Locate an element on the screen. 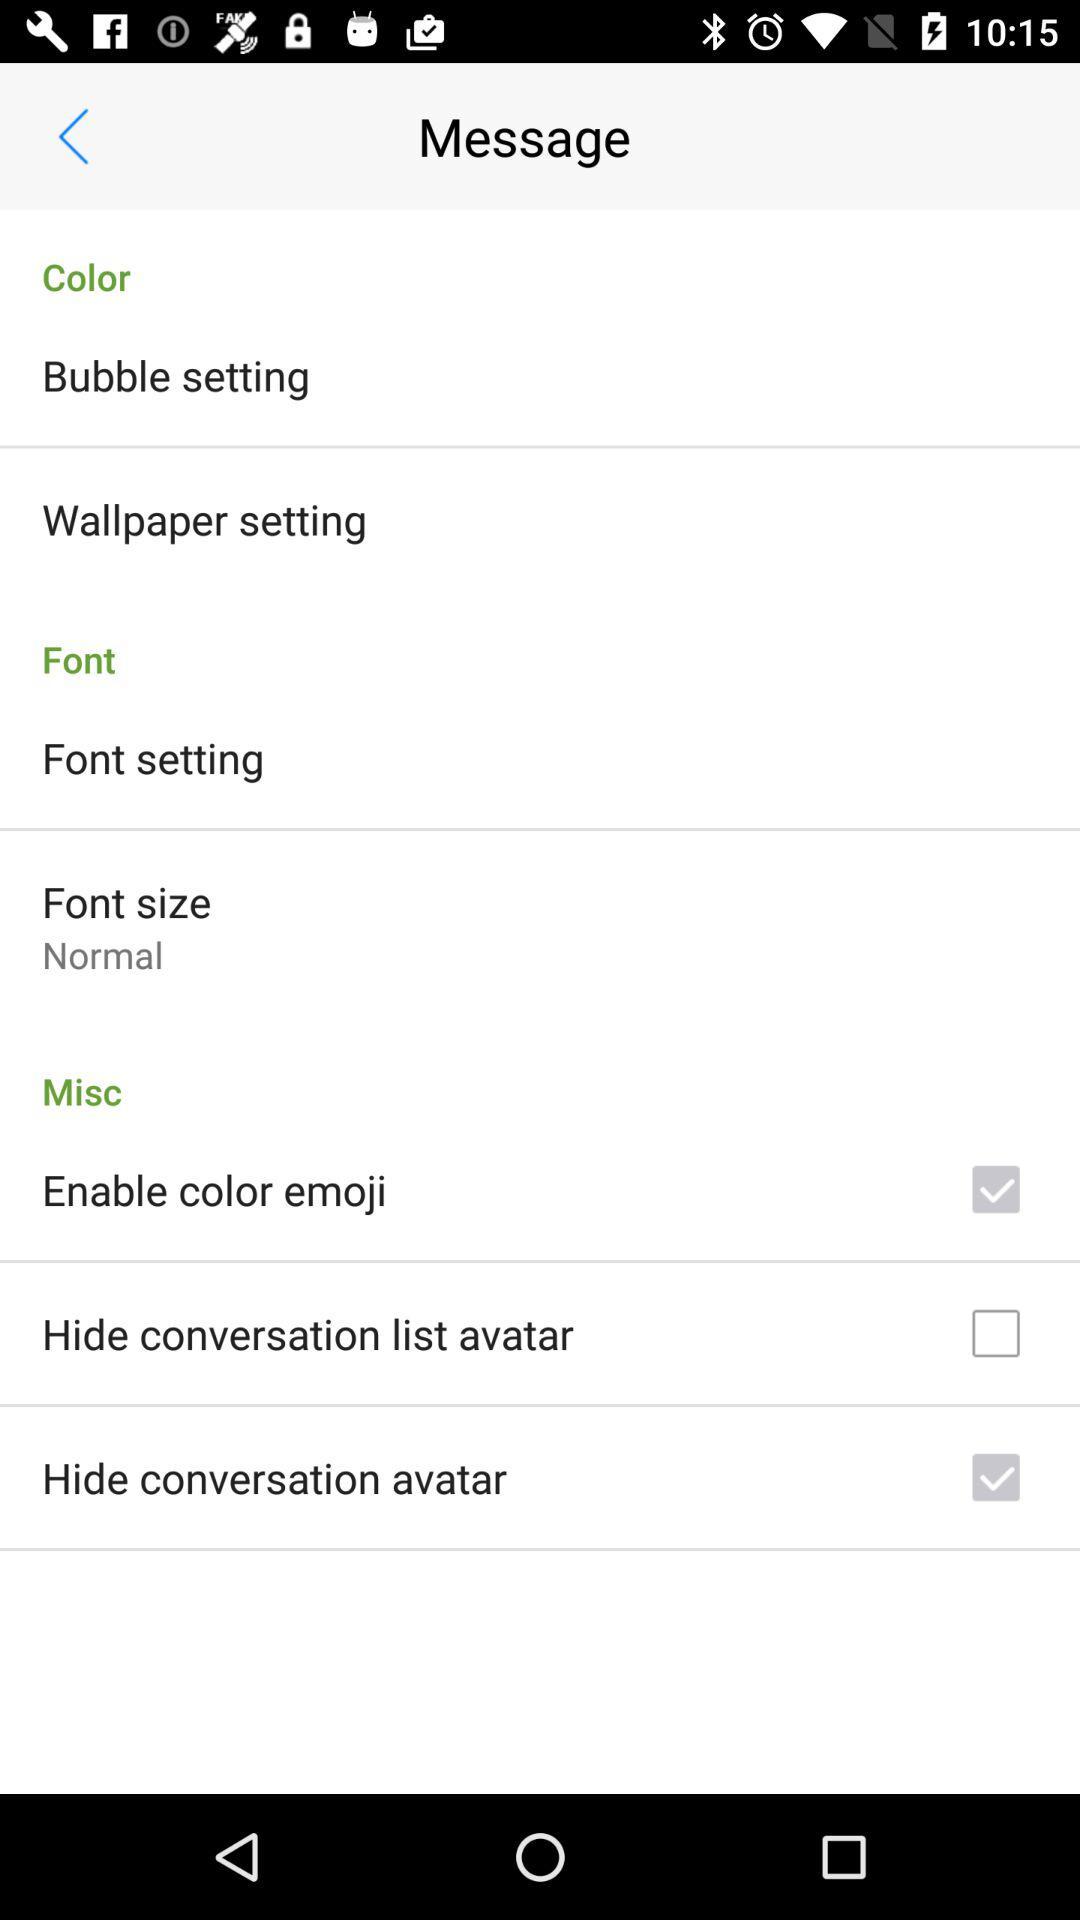 This screenshot has width=1080, height=1920. item above hide conversation list icon is located at coordinates (214, 1189).